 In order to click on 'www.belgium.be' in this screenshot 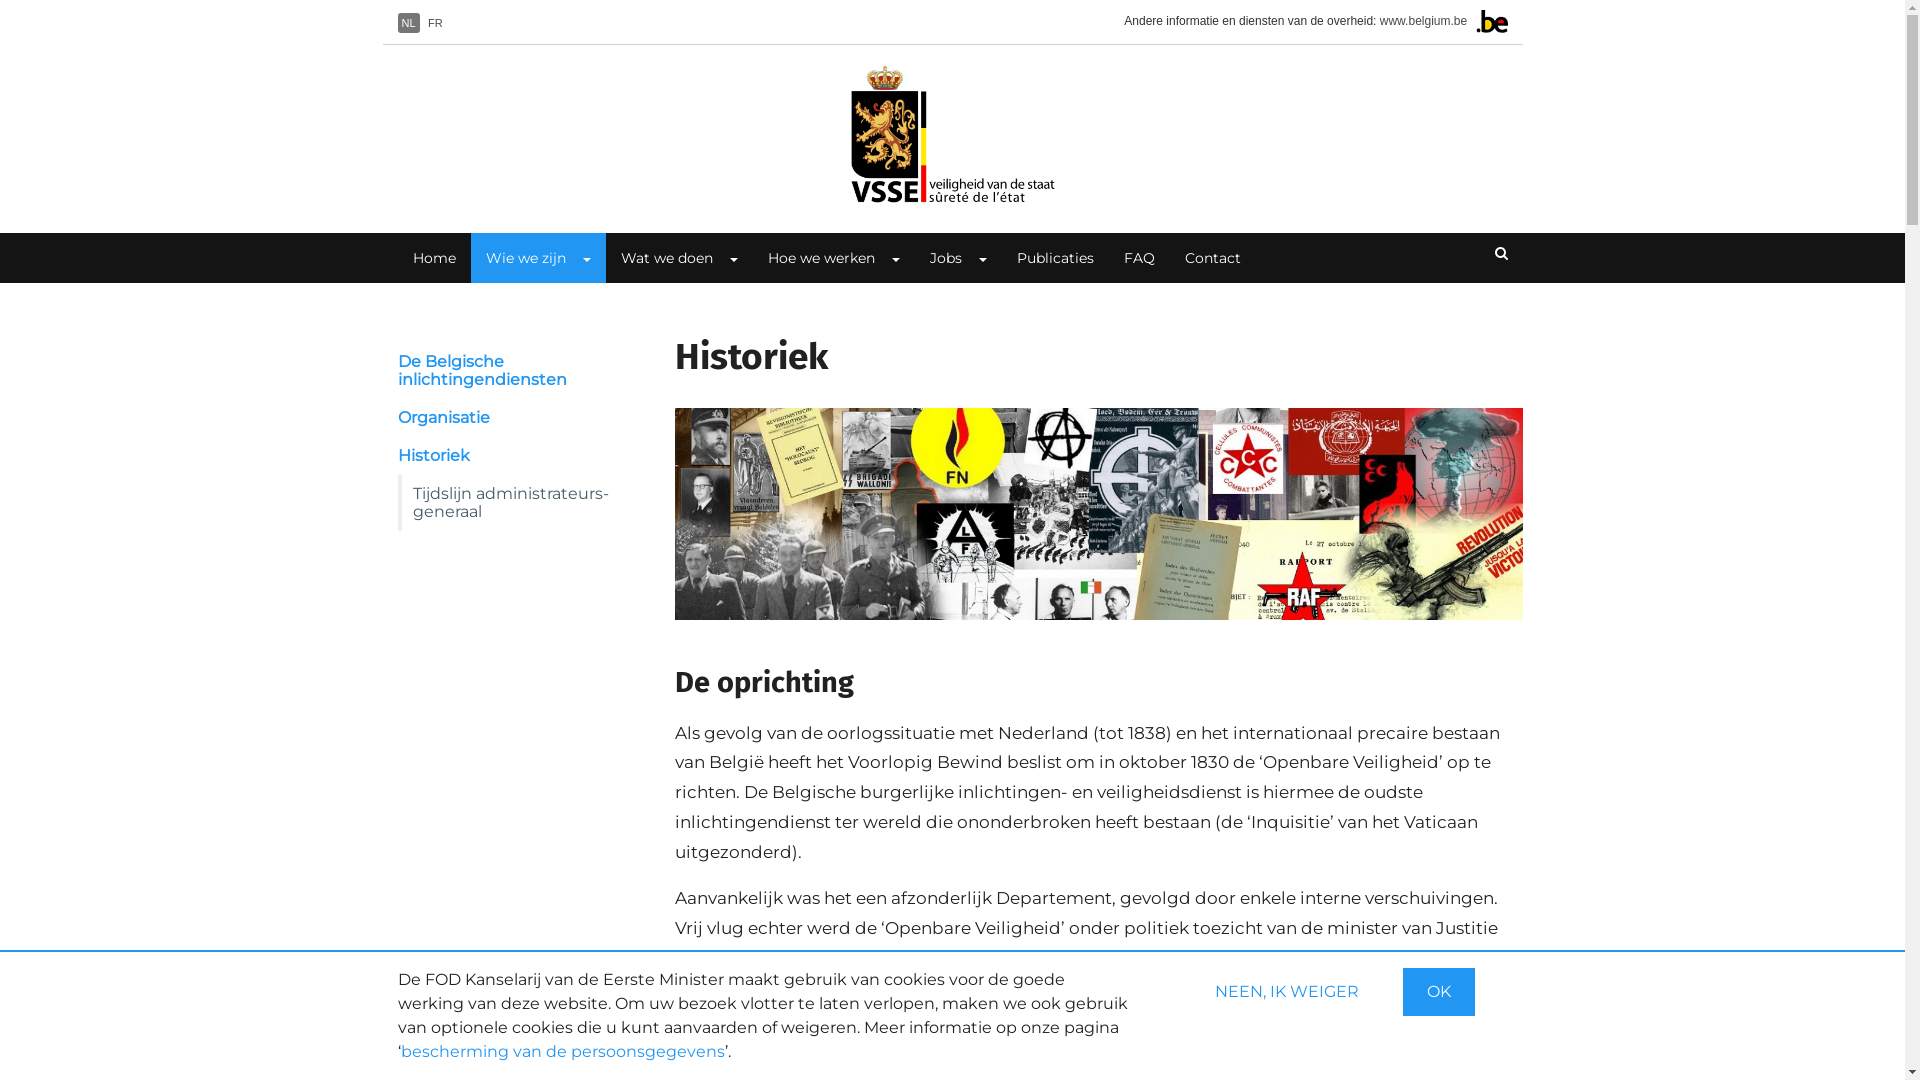, I will do `click(1379, 20)`.